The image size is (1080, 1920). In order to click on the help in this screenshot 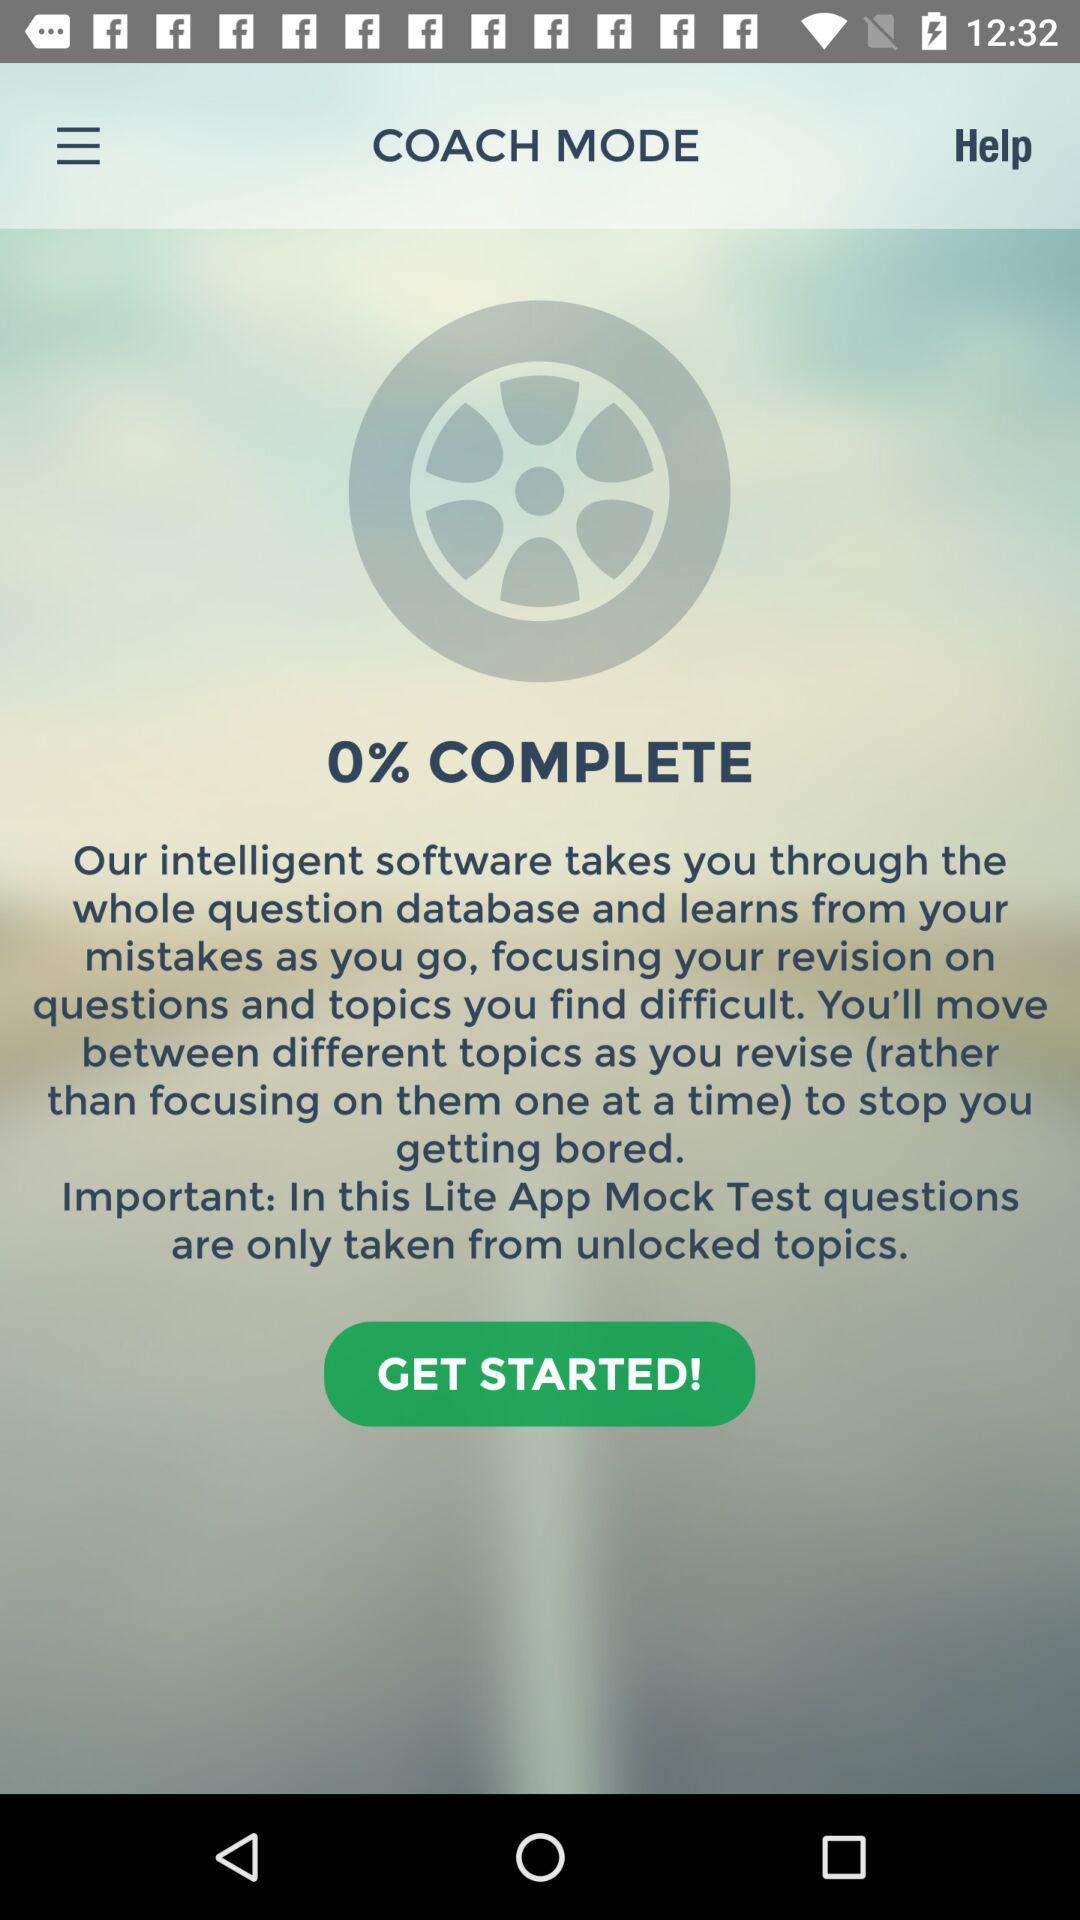, I will do `click(992, 144)`.